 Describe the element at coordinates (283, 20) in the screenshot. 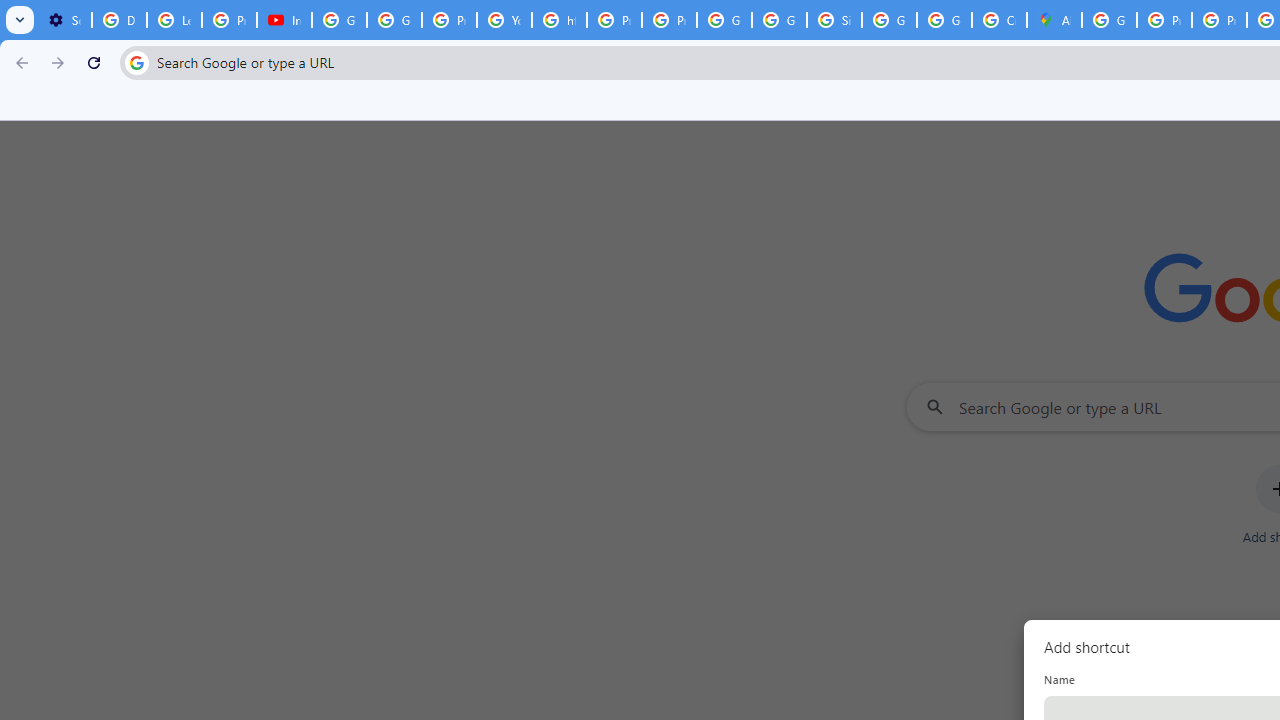

I see `'Introduction | Google Privacy Policy - YouTube'` at that location.